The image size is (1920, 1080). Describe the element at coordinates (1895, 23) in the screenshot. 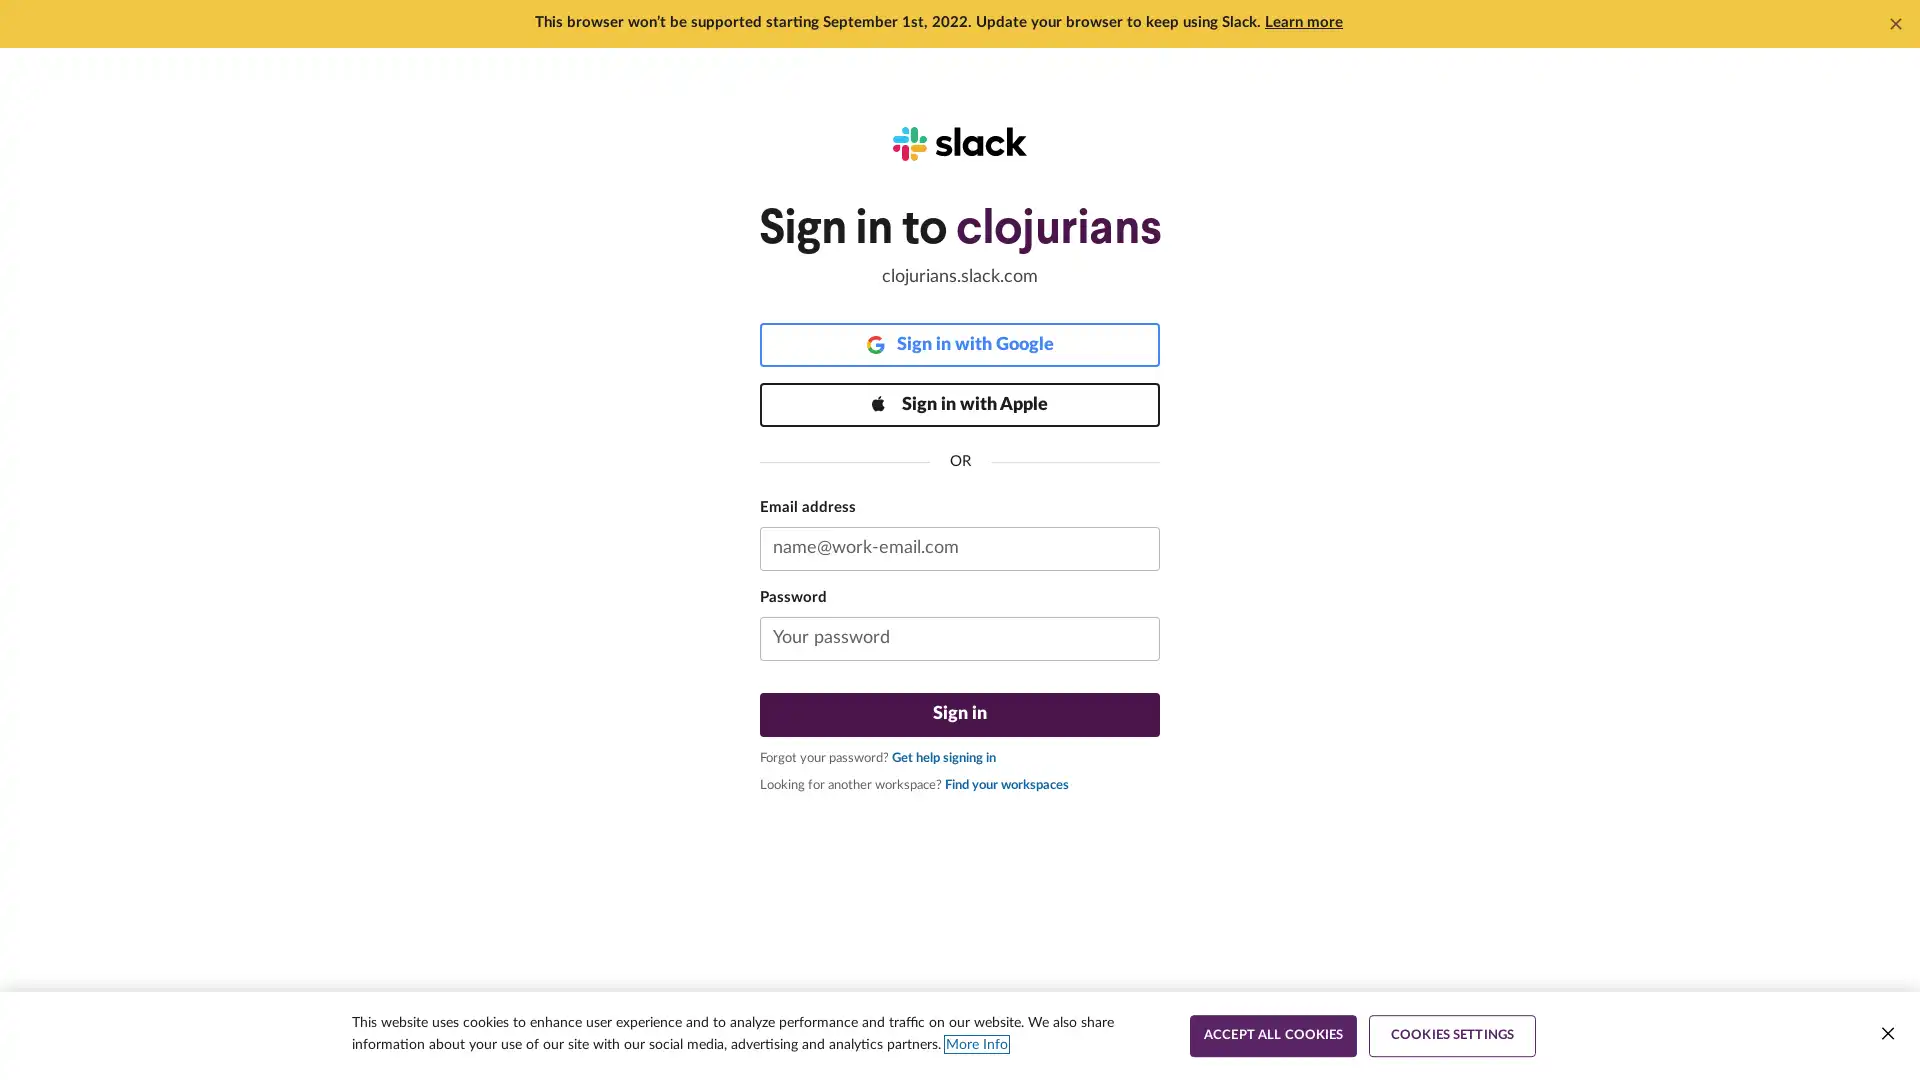

I see `Dismiss` at that location.